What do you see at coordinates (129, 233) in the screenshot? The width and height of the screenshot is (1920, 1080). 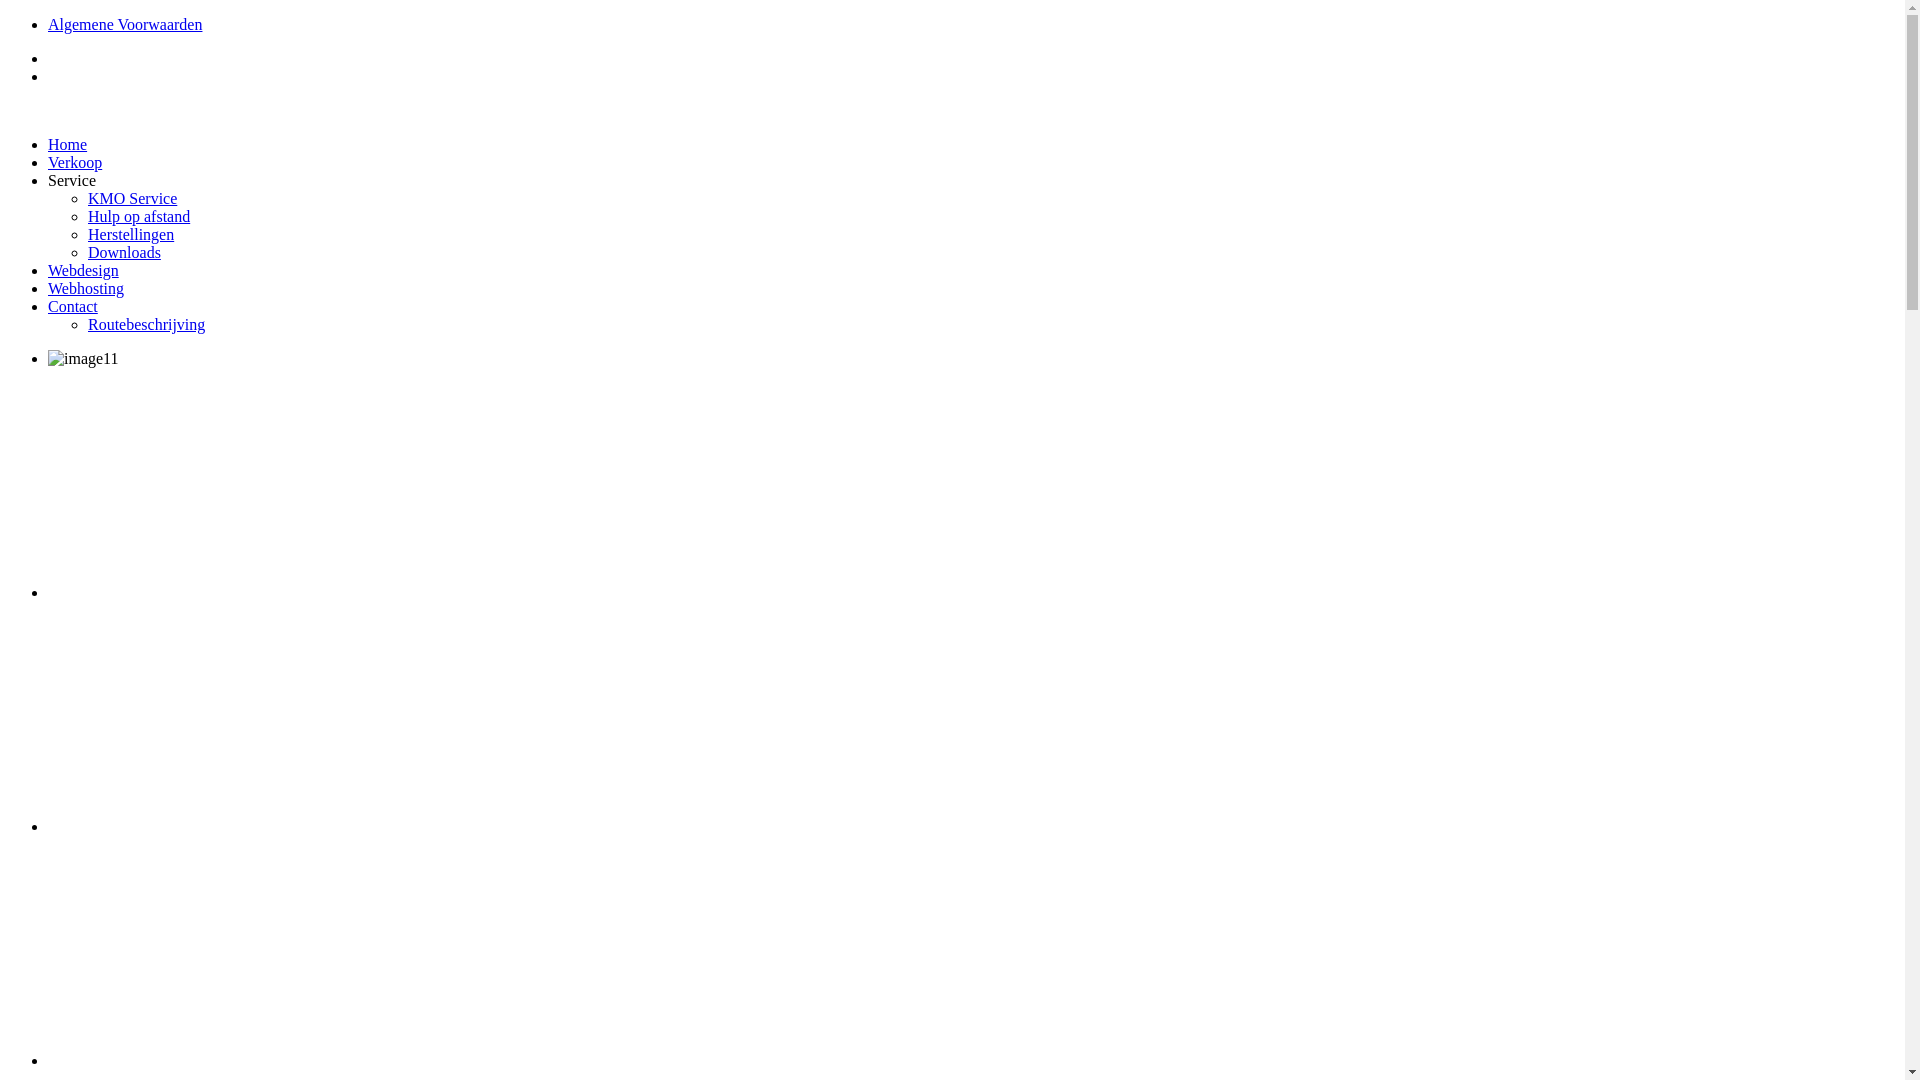 I see `'Herstellingen'` at bounding box center [129, 233].